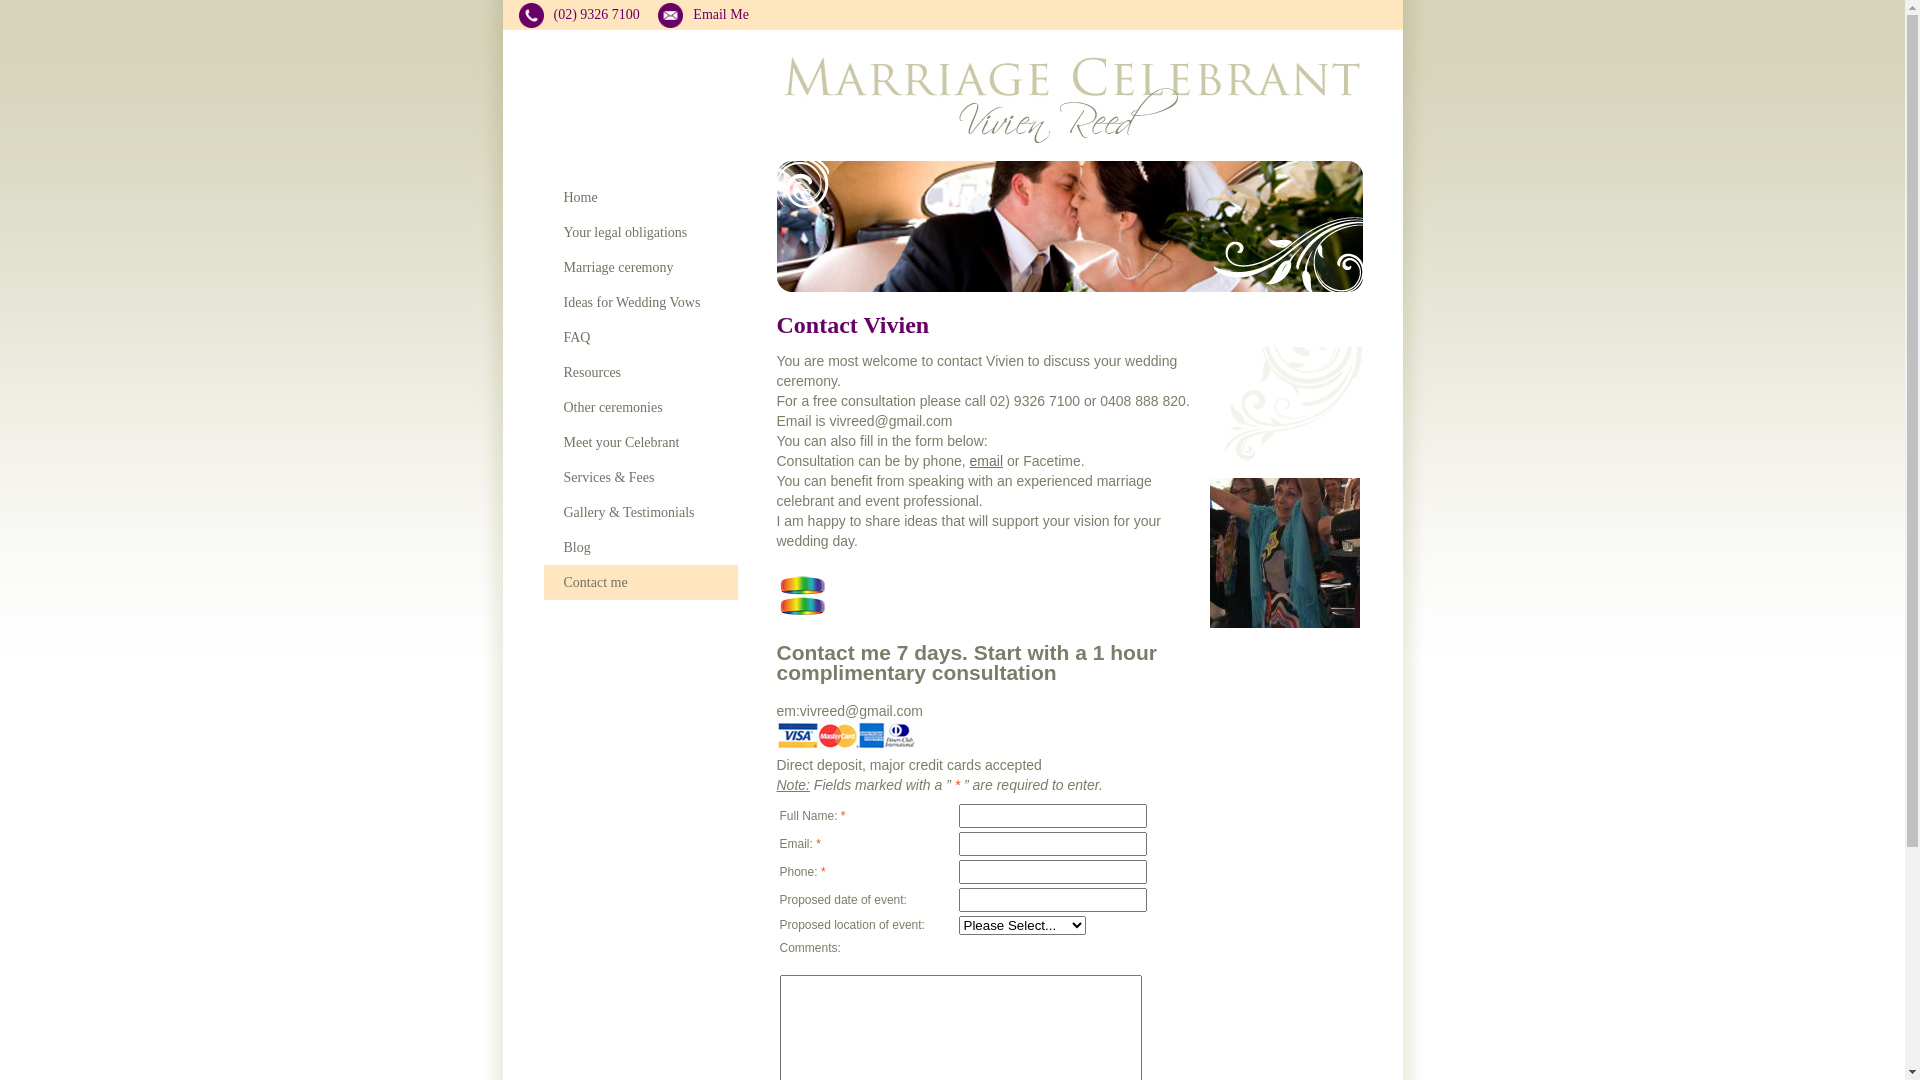 The height and width of the screenshot is (1080, 1920). What do you see at coordinates (775, 595) in the screenshot?
I see `'Celebrants For Marriage Equality Logo'` at bounding box center [775, 595].